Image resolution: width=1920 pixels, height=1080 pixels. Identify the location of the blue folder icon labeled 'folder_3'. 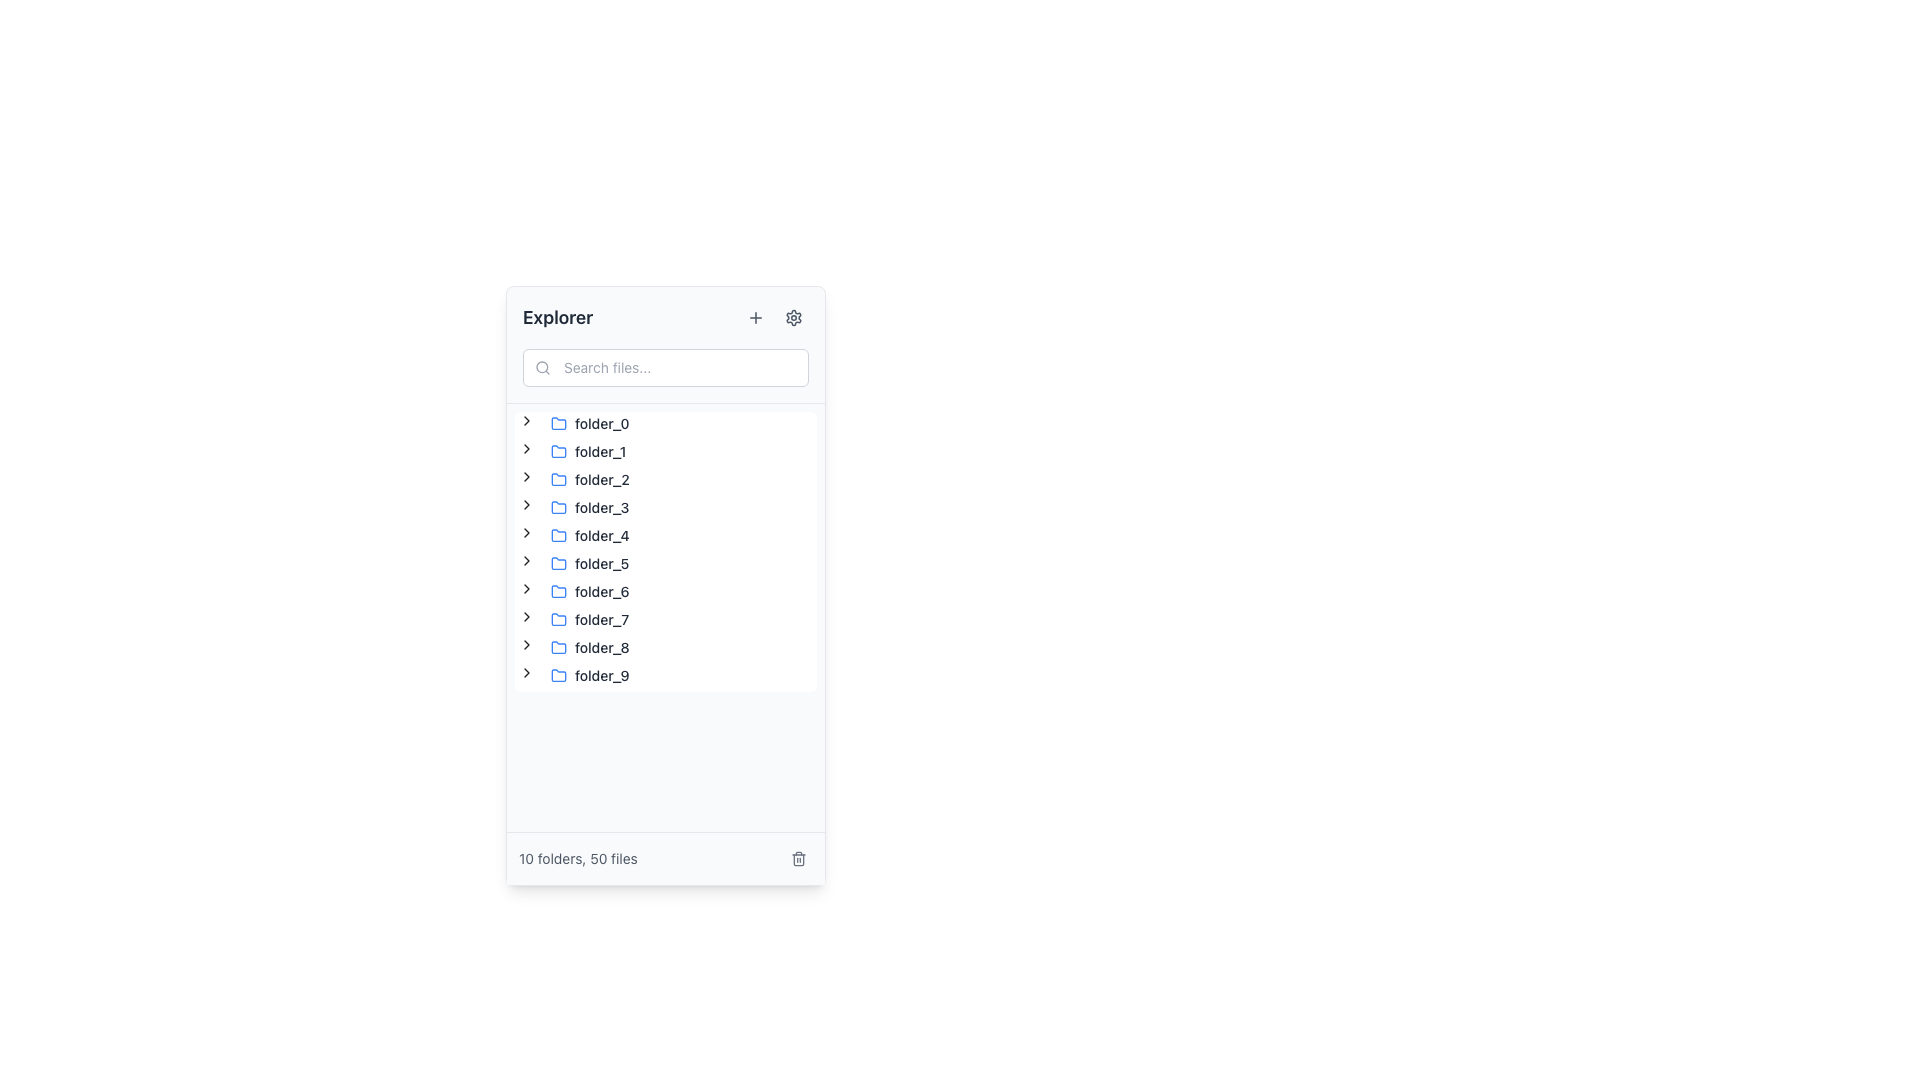
(558, 505).